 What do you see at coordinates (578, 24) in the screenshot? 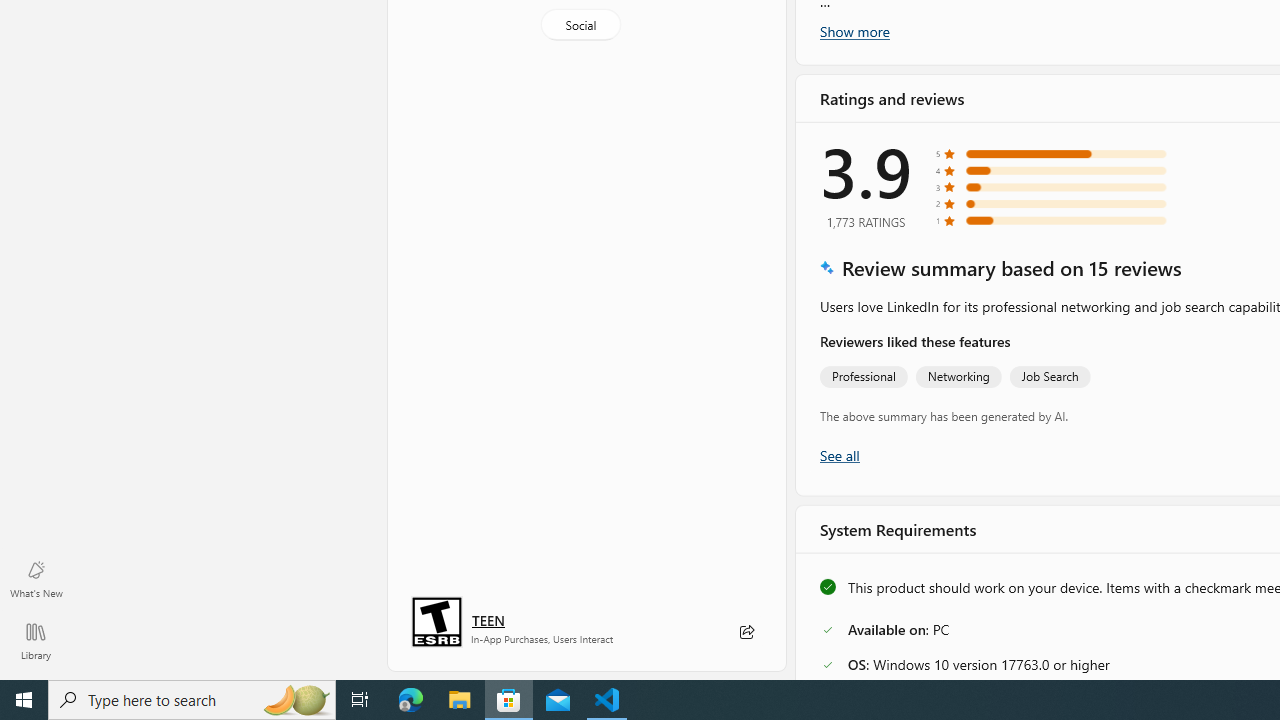
I see `'Social'` at bounding box center [578, 24].